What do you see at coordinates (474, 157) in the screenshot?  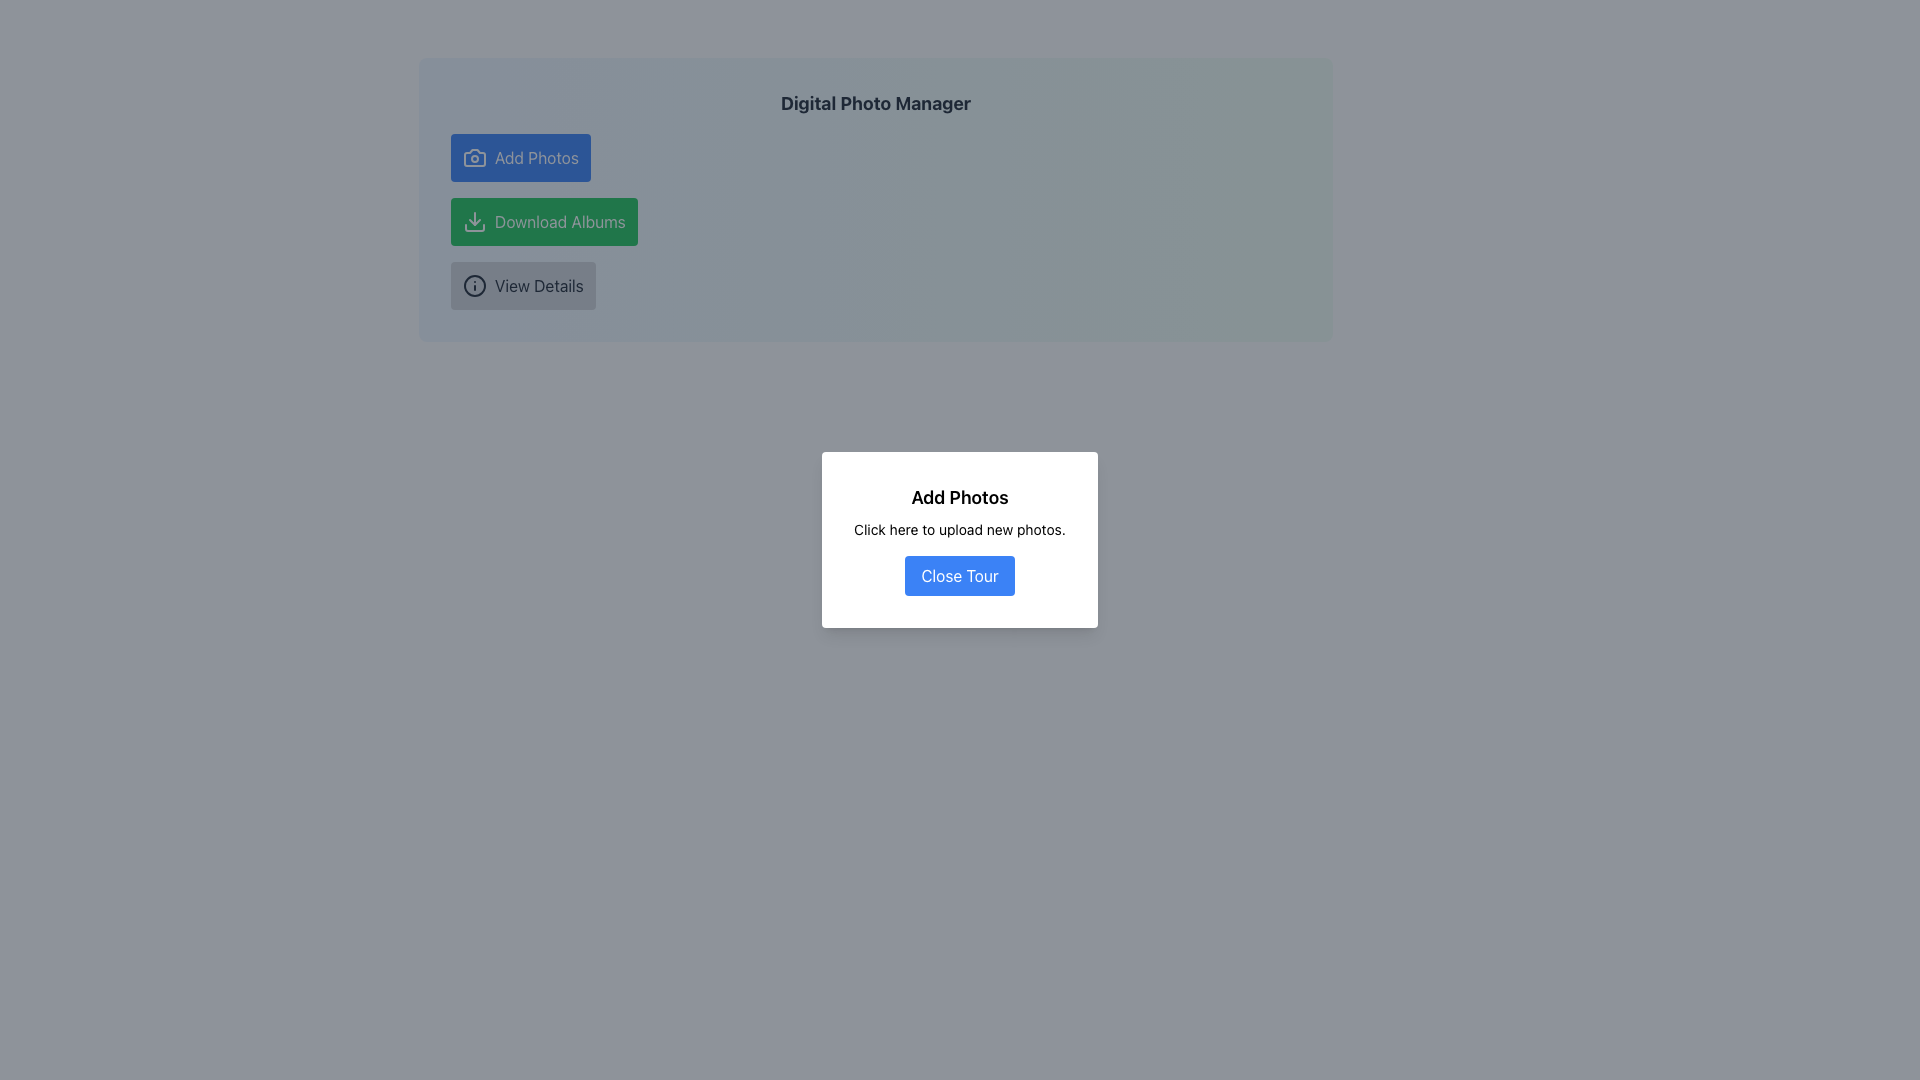 I see `the 'Add Photos' button icon, which is located at the upper part of the interface's card section, directly above the 'Download Albums' green button` at bounding box center [474, 157].